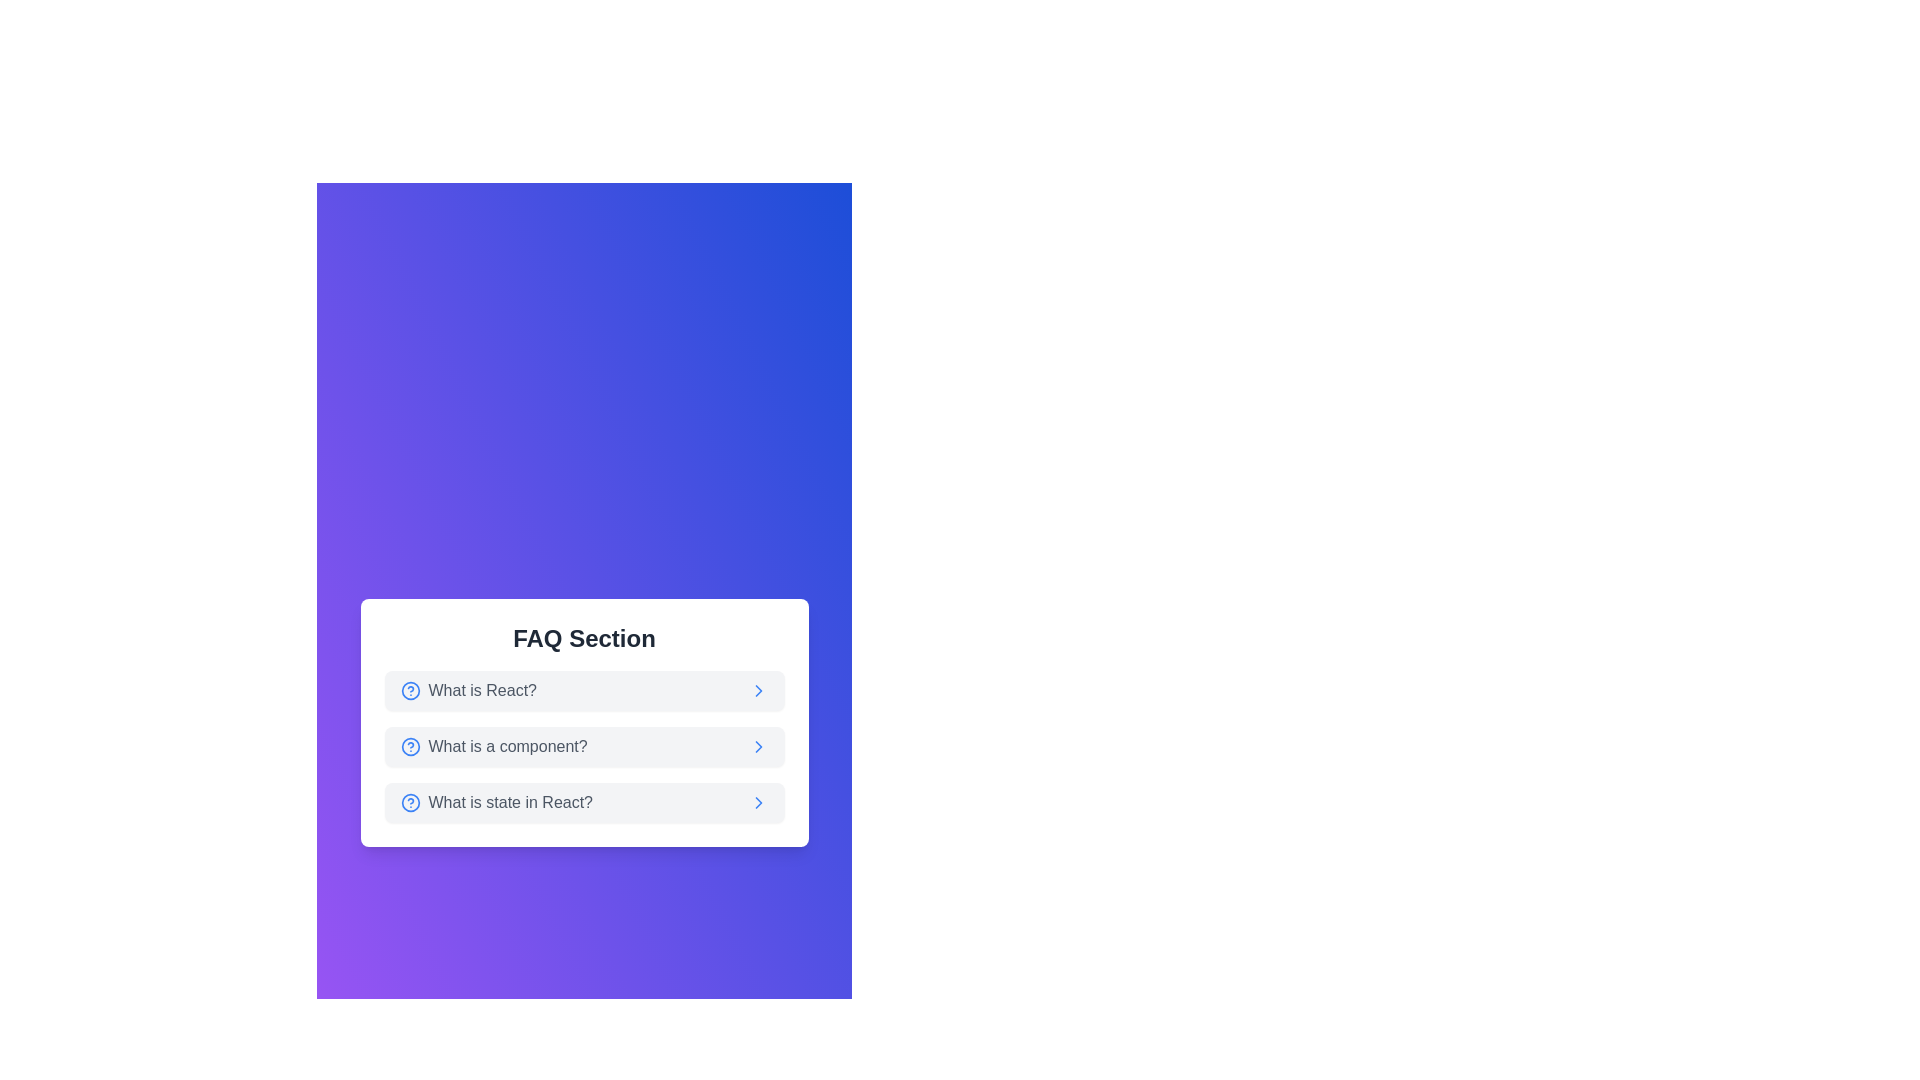  I want to click on the help icon positioned to the left of the text 'What is state in React?' in the third row of the FAQ list, so click(409, 801).